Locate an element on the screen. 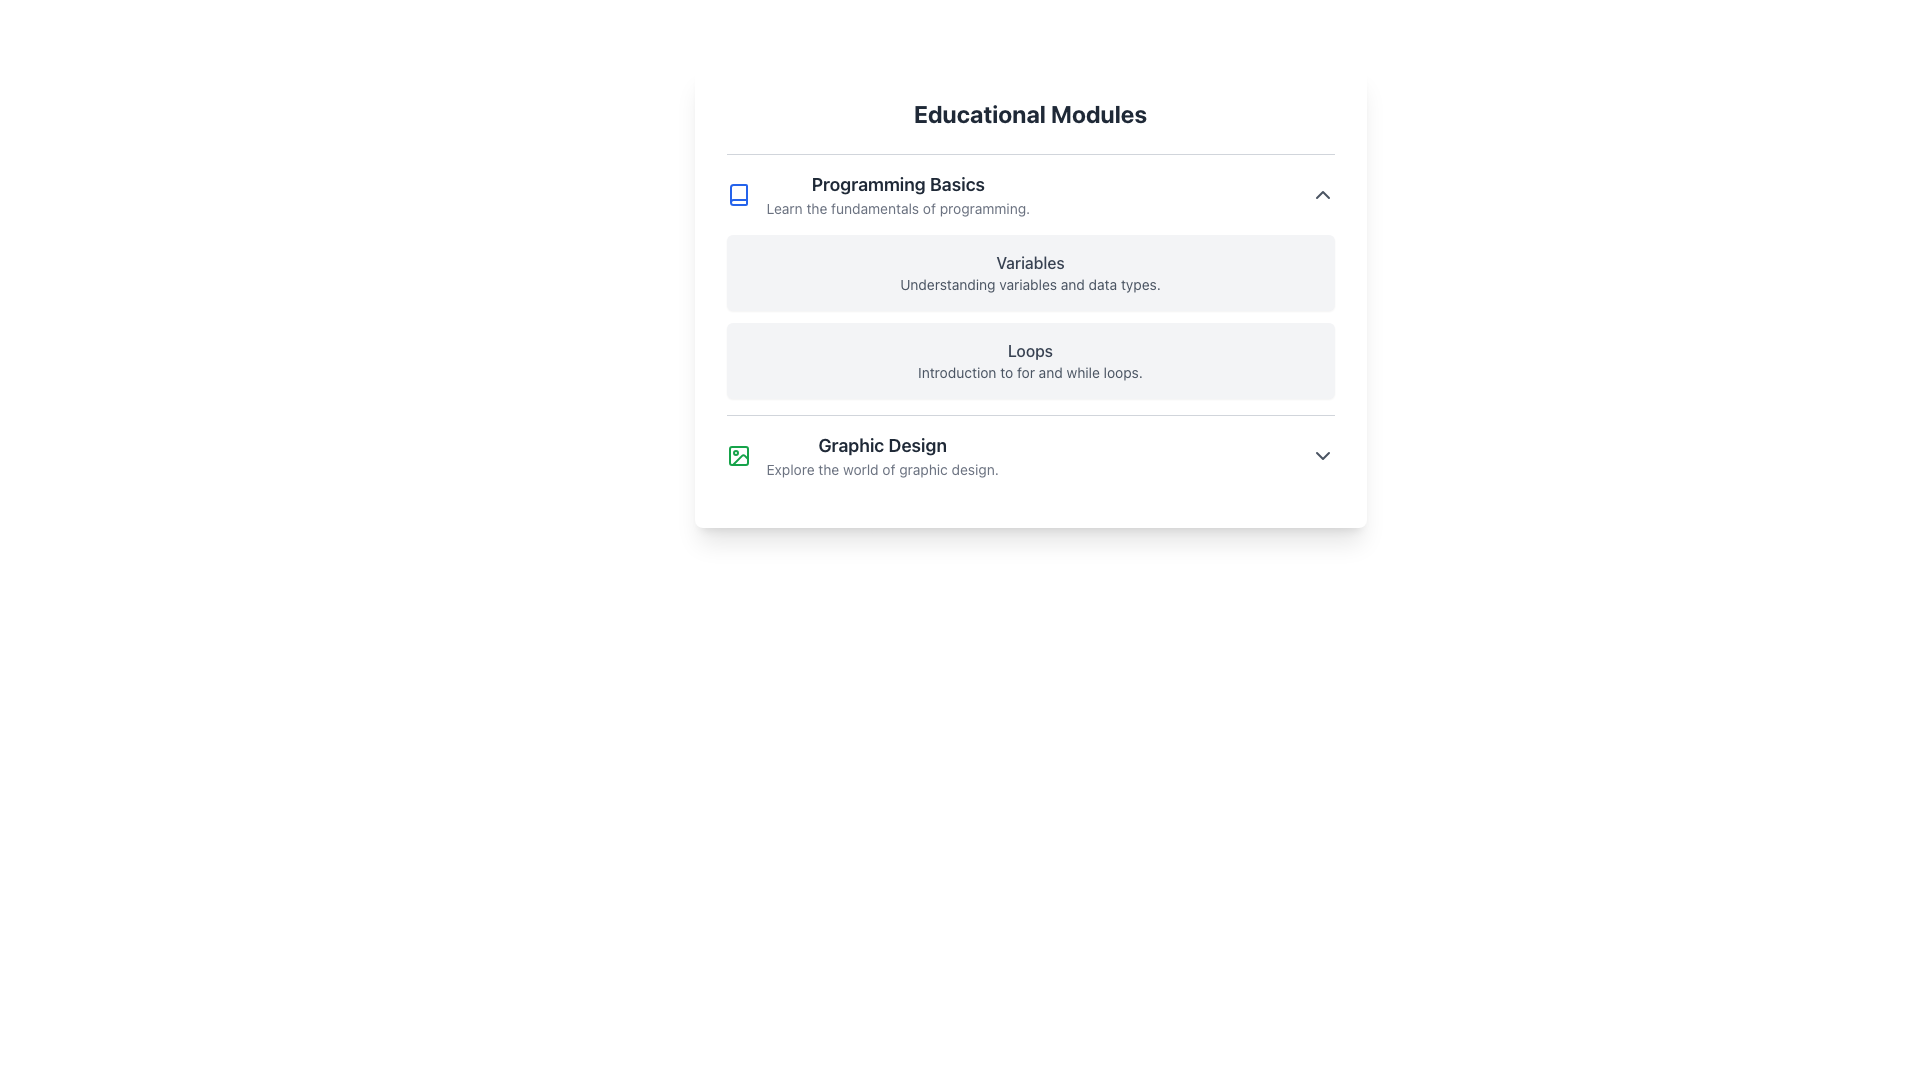 The width and height of the screenshot is (1920, 1080). the downwards-facing chevron icon in the 'Graphic Design' section is located at coordinates (1322, 455).